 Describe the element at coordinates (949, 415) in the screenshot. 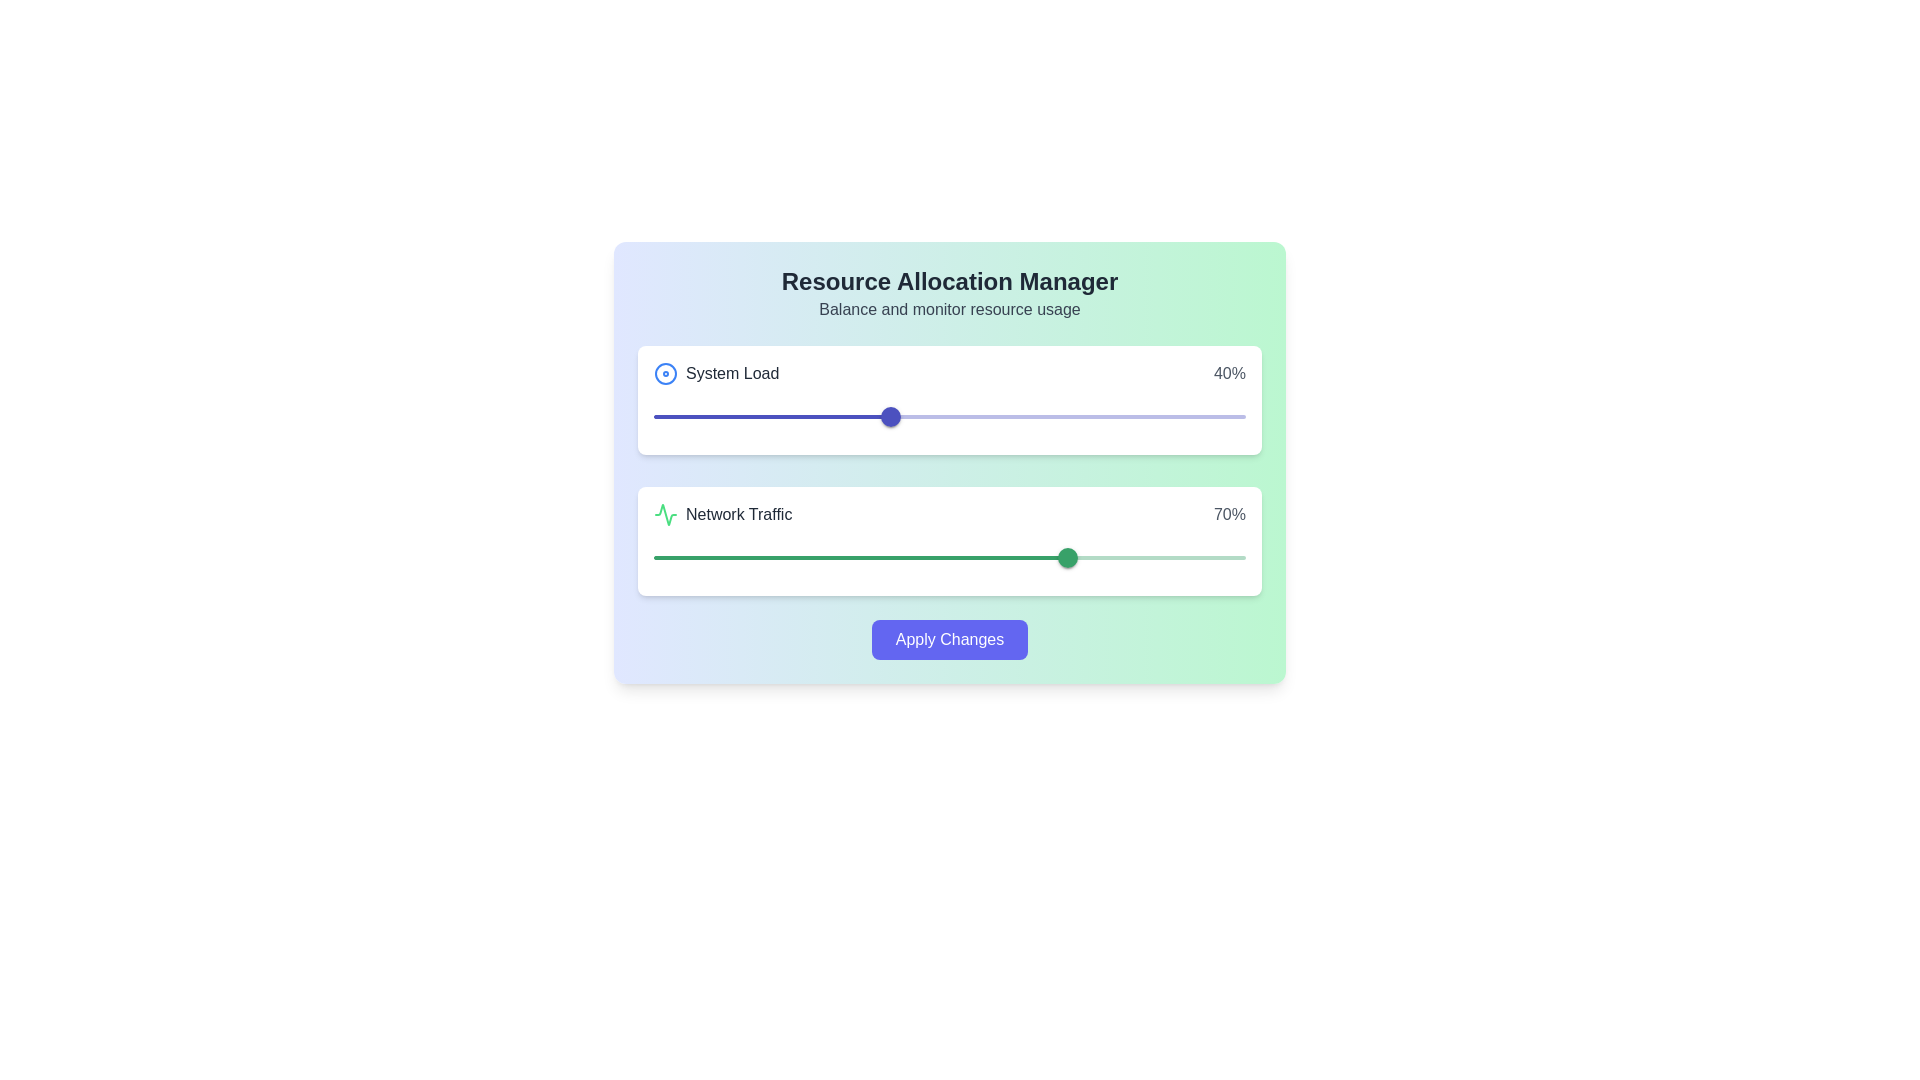

I see `the red slider rail component for the 'System Load' metric, which is a horizontal line positioned slightly above the red slider track and directly below the slider thumb` at that location.